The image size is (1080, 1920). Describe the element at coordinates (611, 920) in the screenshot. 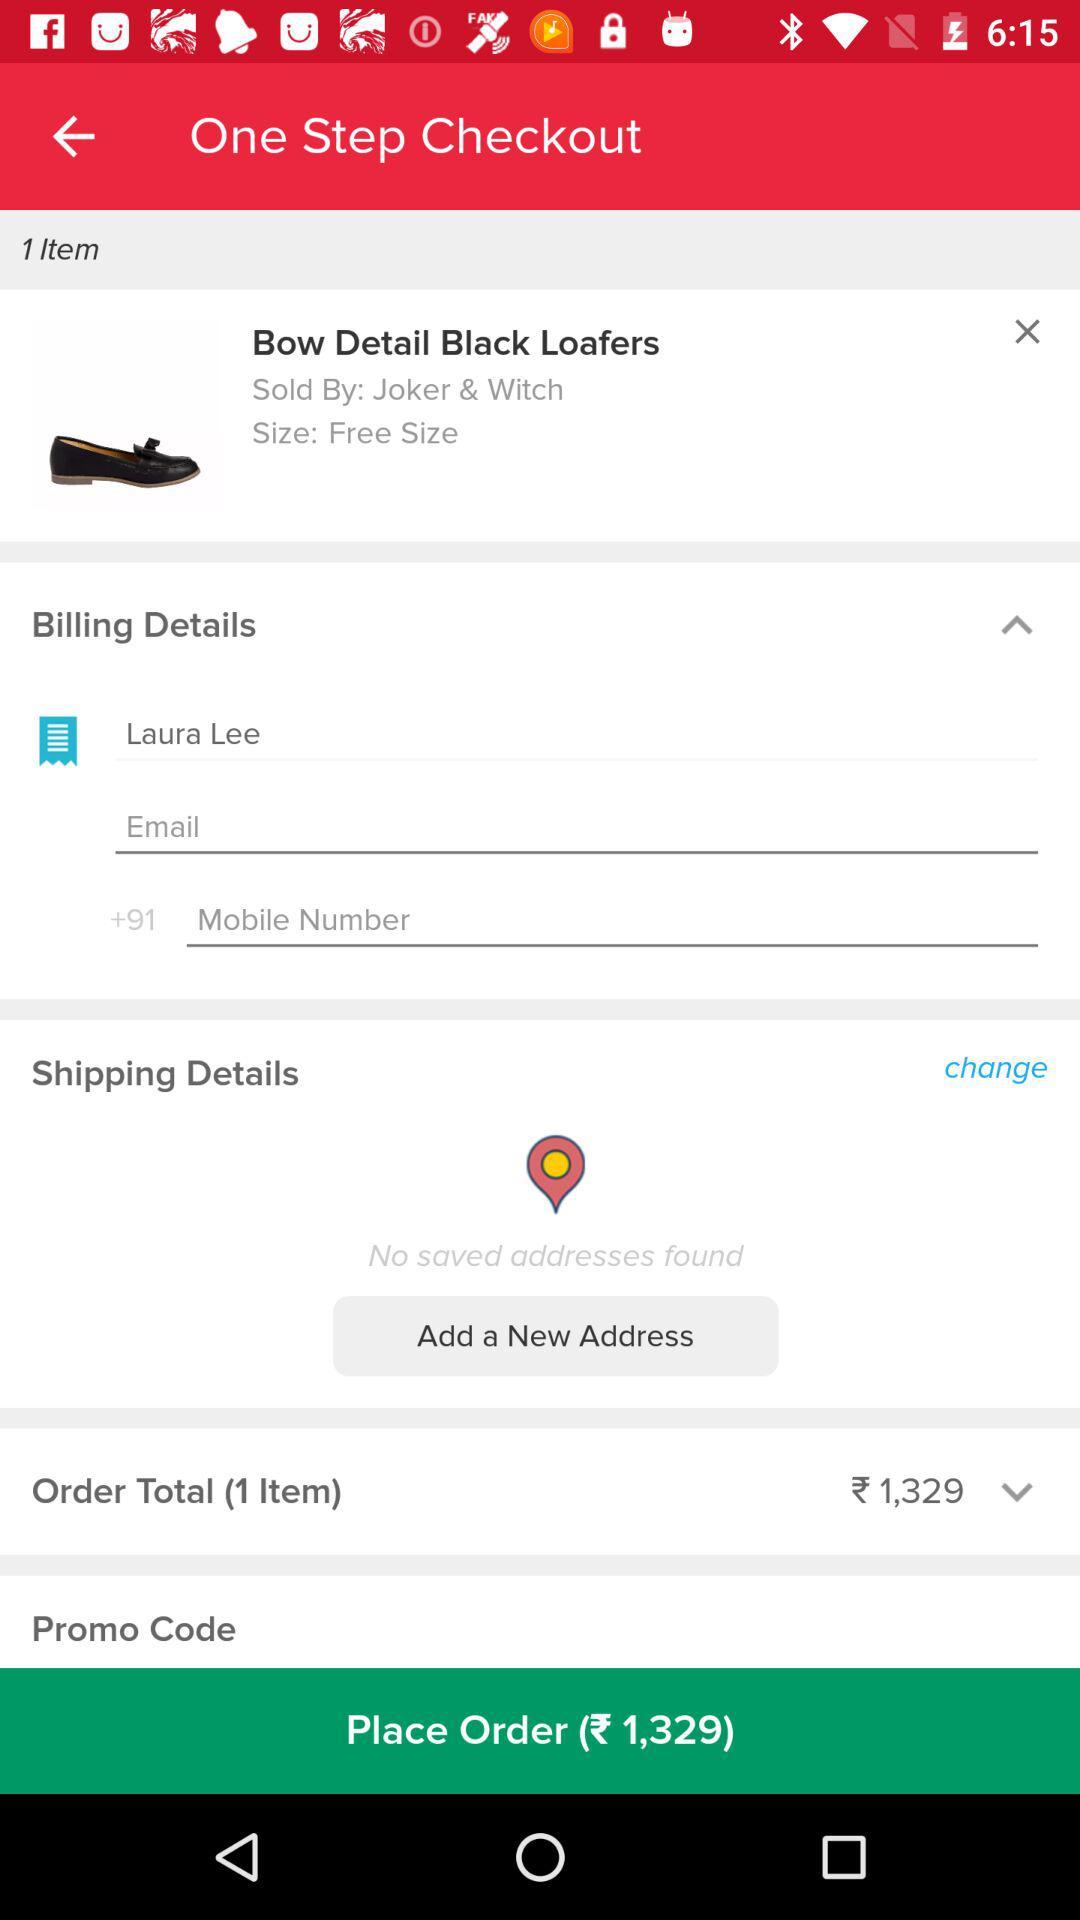

I see `cell phone number` at that location.